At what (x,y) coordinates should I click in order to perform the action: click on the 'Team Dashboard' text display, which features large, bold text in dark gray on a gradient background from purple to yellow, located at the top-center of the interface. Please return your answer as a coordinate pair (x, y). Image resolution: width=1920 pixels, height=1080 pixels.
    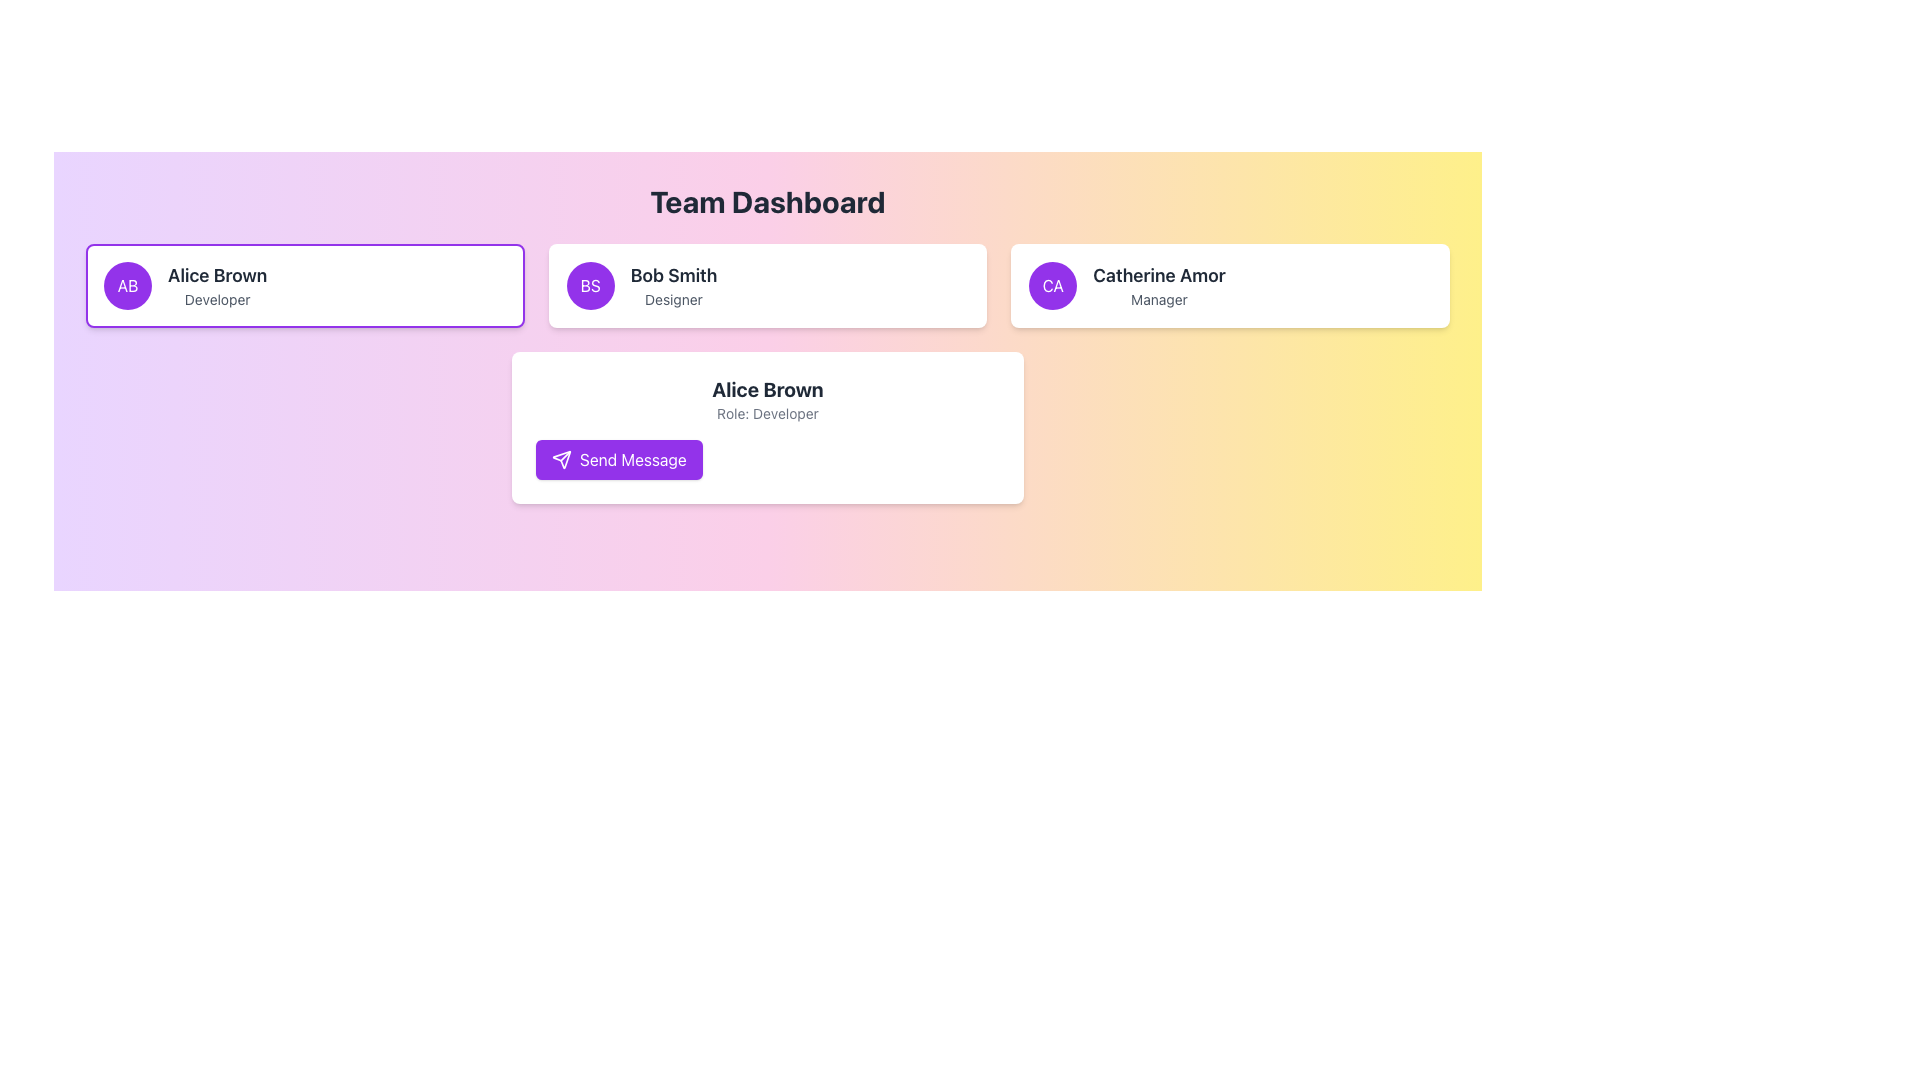
    Looking at the image, I should click on (767, 201).